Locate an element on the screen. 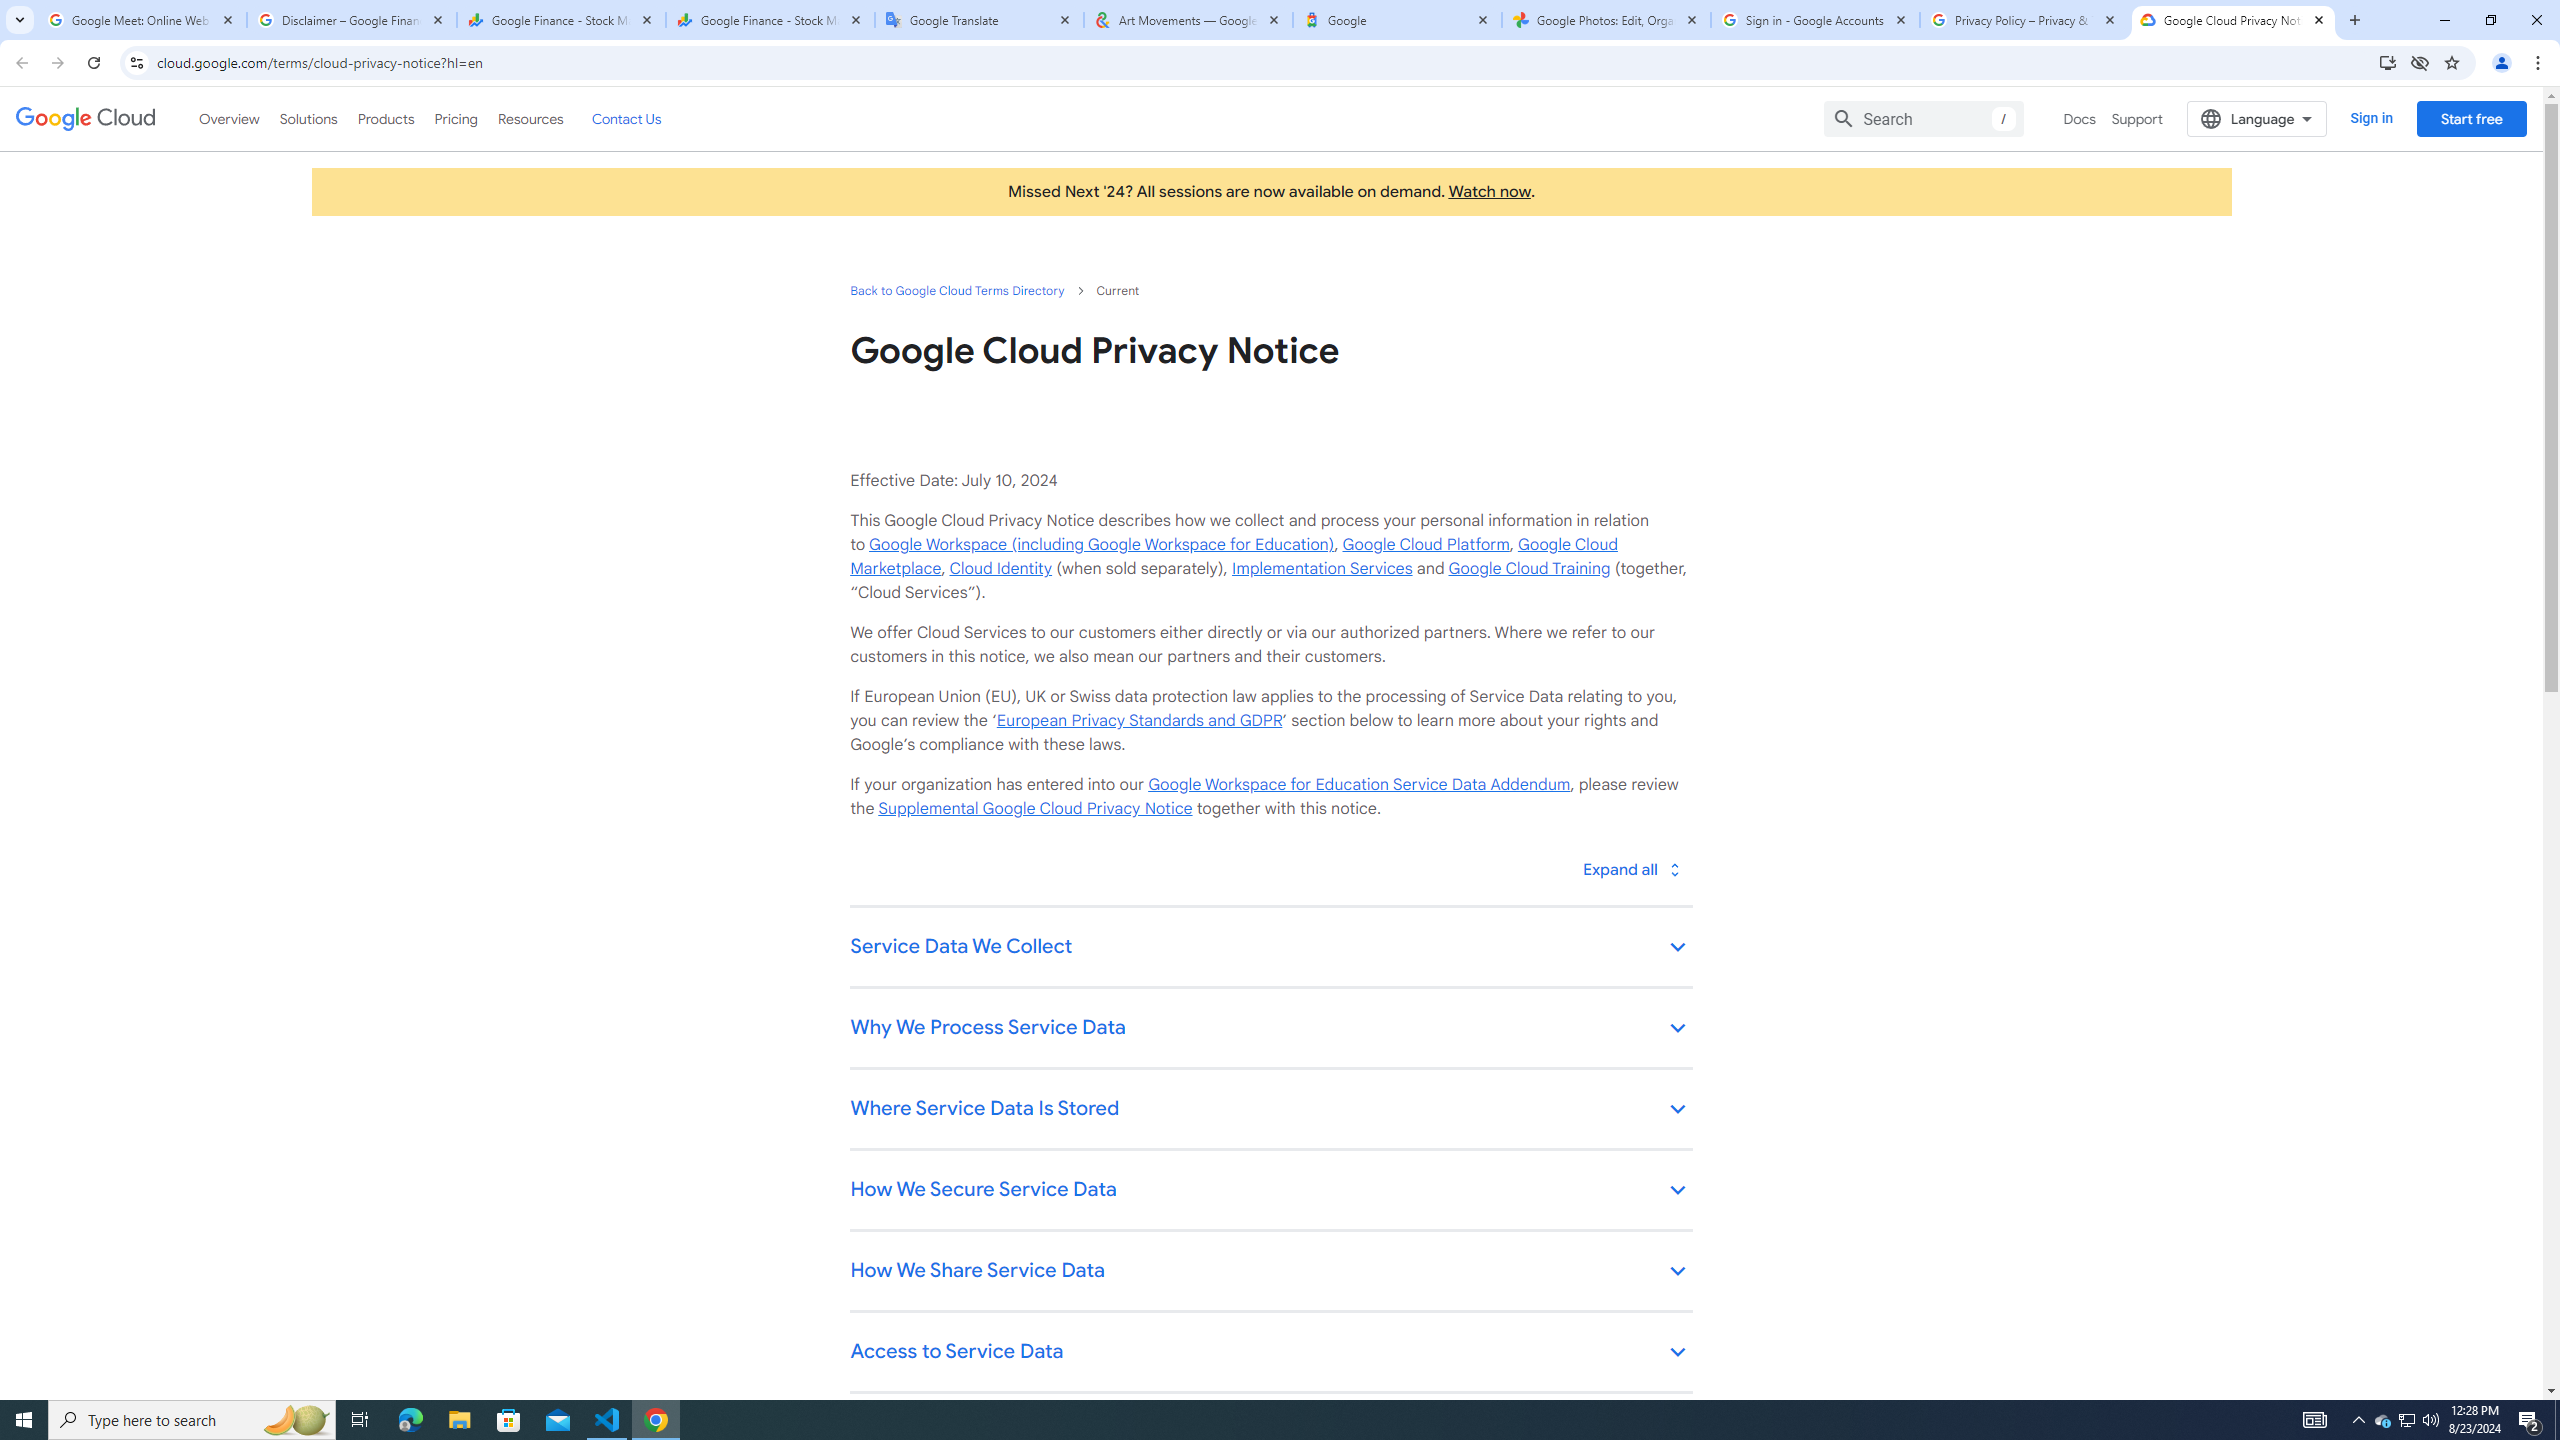 The height and width of the screenshot is (1440, 2560). 'Language' is located at coordinates (2255, 118).